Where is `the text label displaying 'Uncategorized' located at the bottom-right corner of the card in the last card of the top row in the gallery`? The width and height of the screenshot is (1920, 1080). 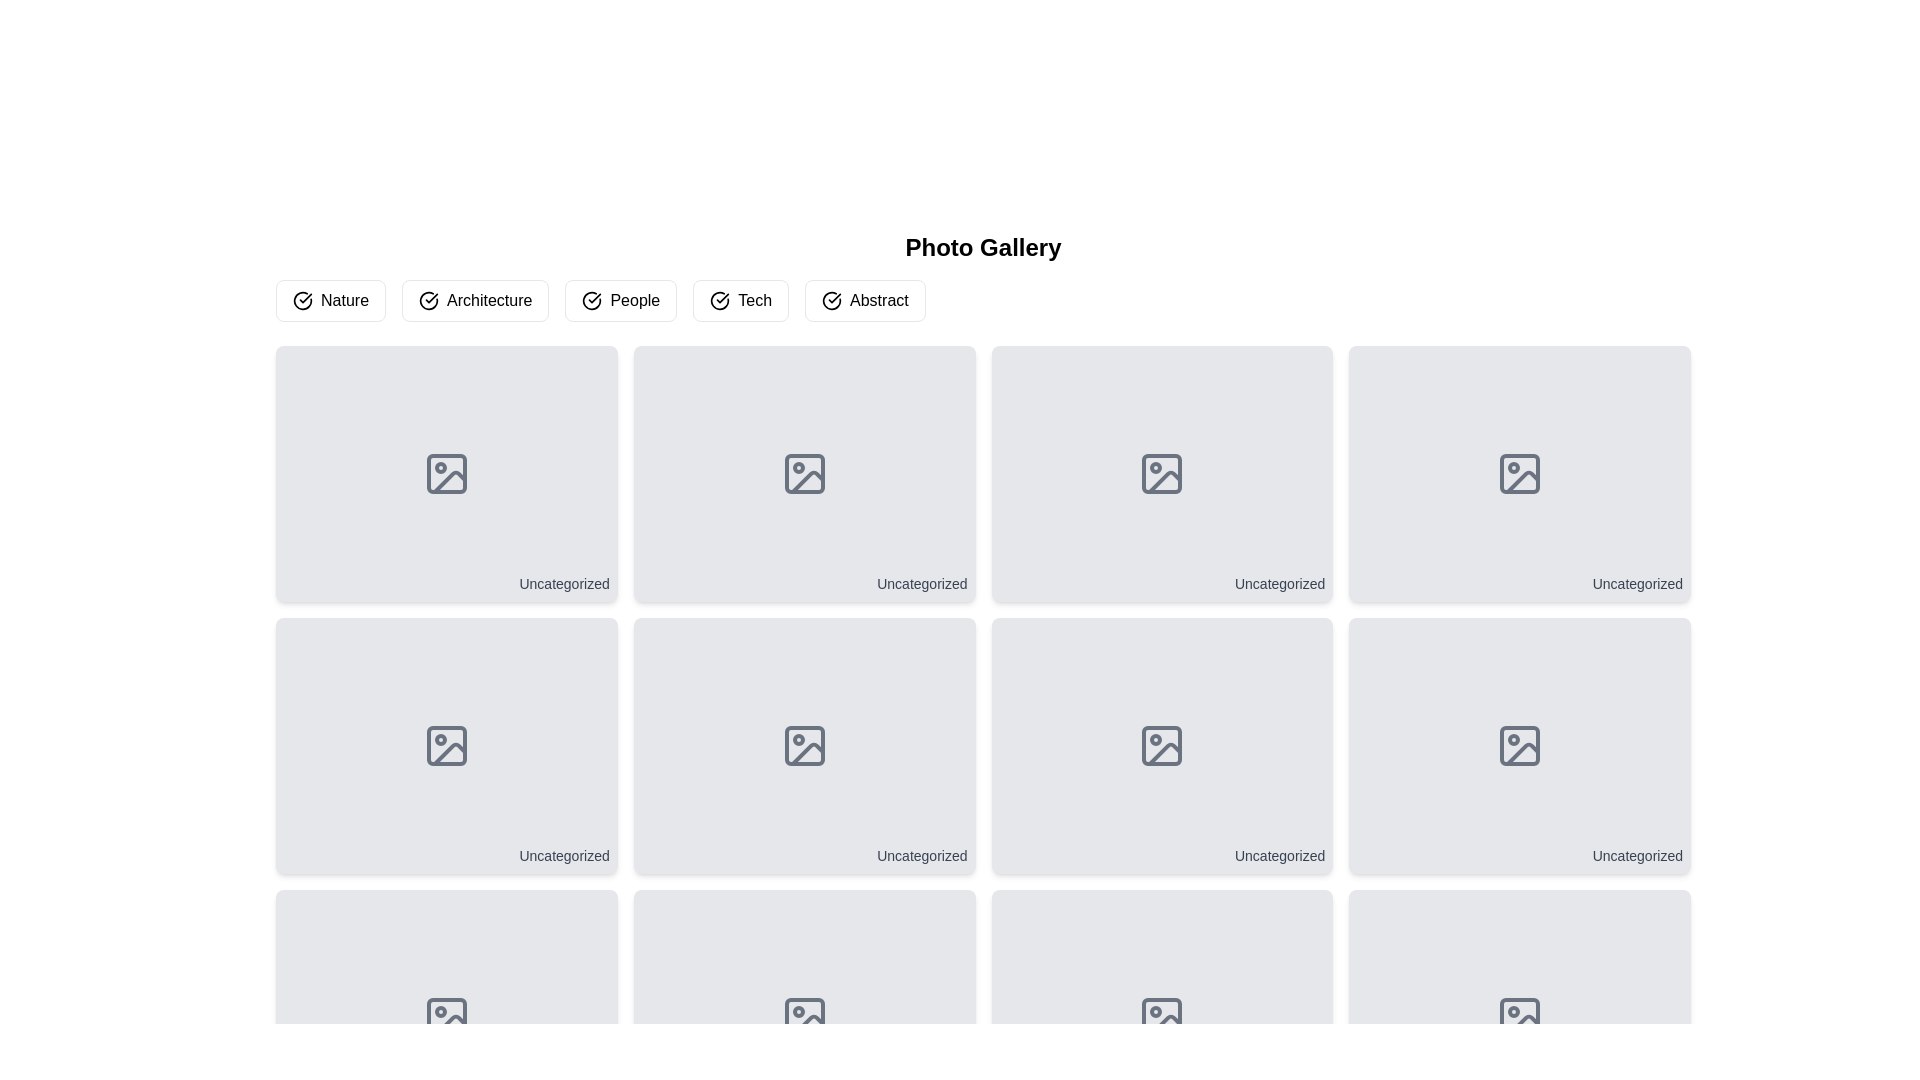 the text label displaying 'Uncategorized' located at the bottom-right corner of the card in the last card of the top row in the gallery is located at coordinates (1637, 583).